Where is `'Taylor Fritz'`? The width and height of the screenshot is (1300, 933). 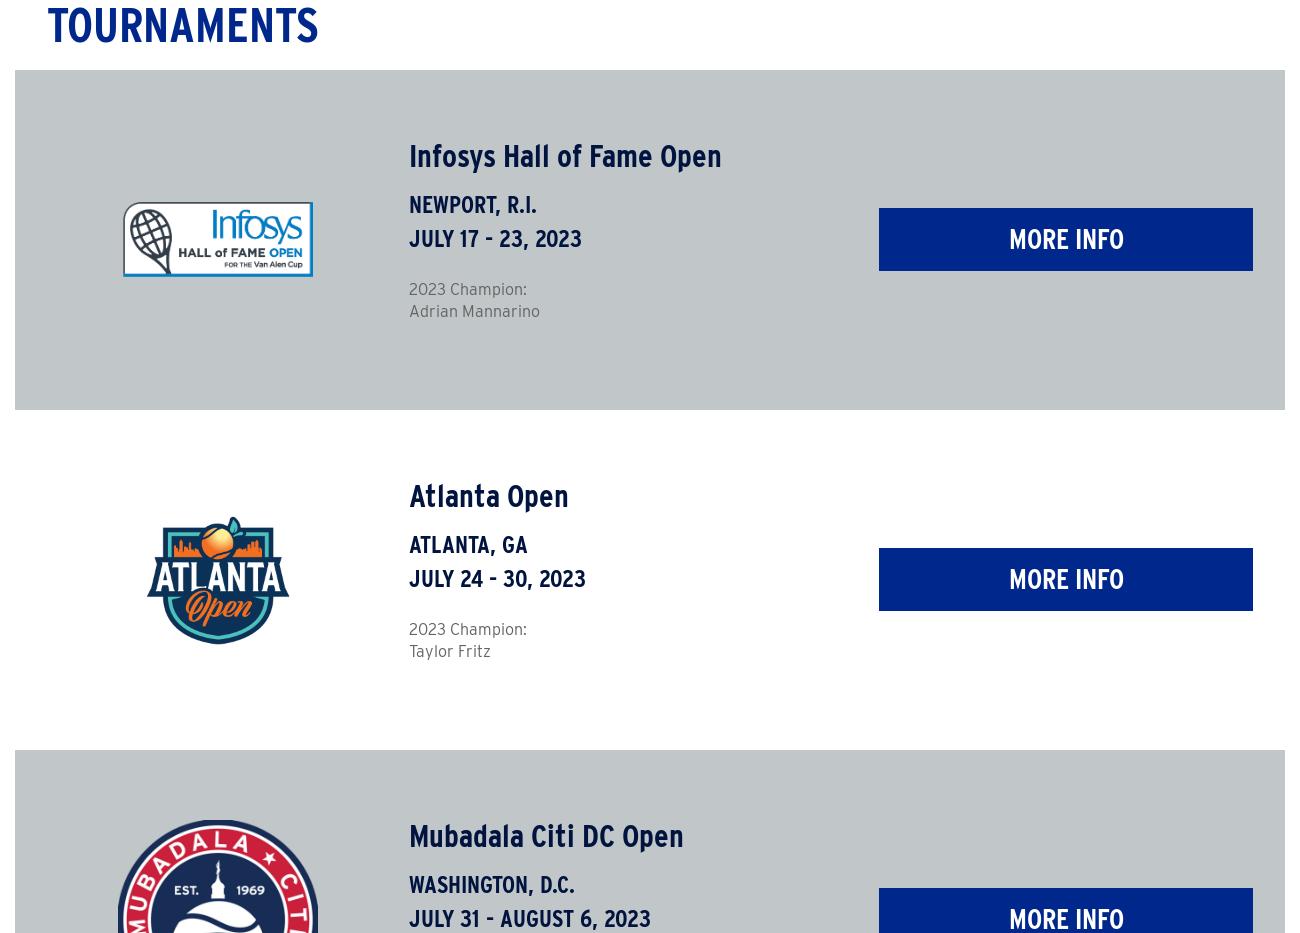
'Taylor Fritz' is located at coordinates (448, 650).